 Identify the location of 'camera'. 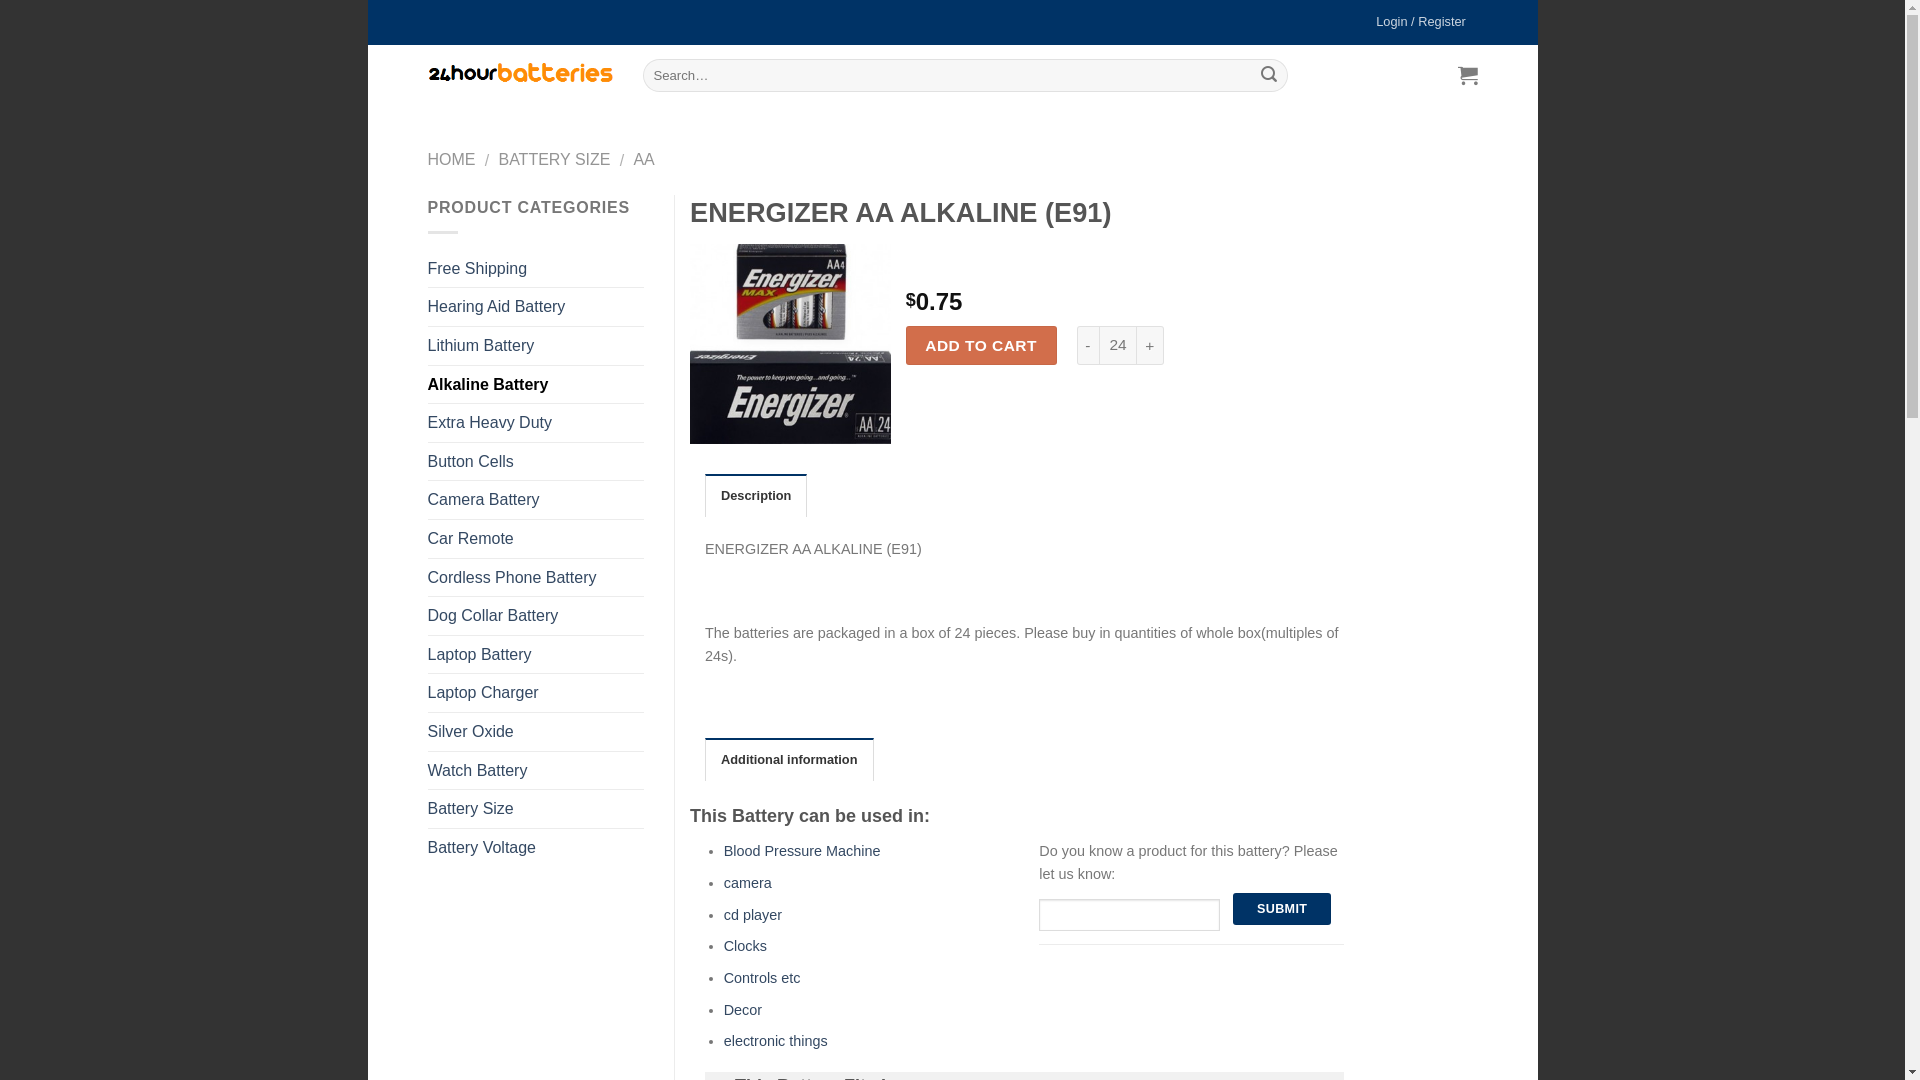
(747, 882).